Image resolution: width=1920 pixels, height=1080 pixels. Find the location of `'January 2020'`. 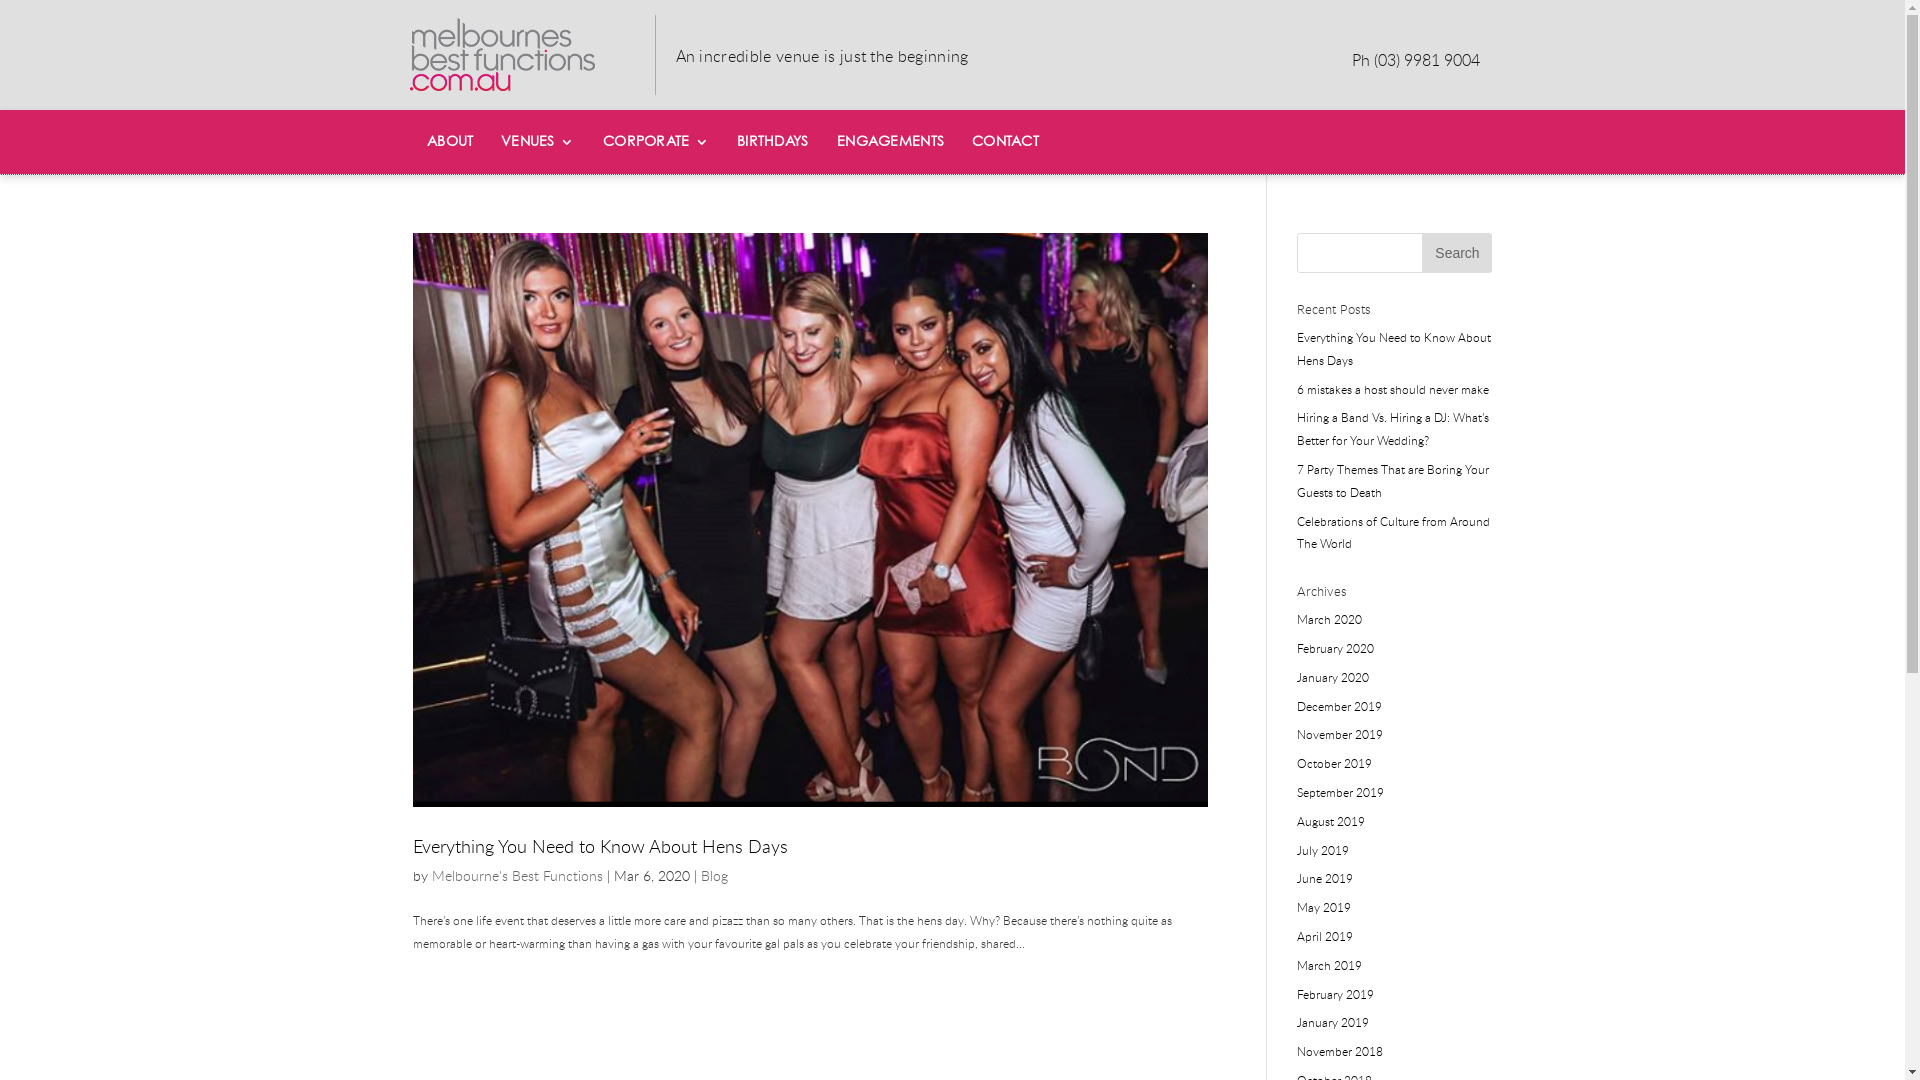

'January 2020' is located at coordinates (1333, 676).